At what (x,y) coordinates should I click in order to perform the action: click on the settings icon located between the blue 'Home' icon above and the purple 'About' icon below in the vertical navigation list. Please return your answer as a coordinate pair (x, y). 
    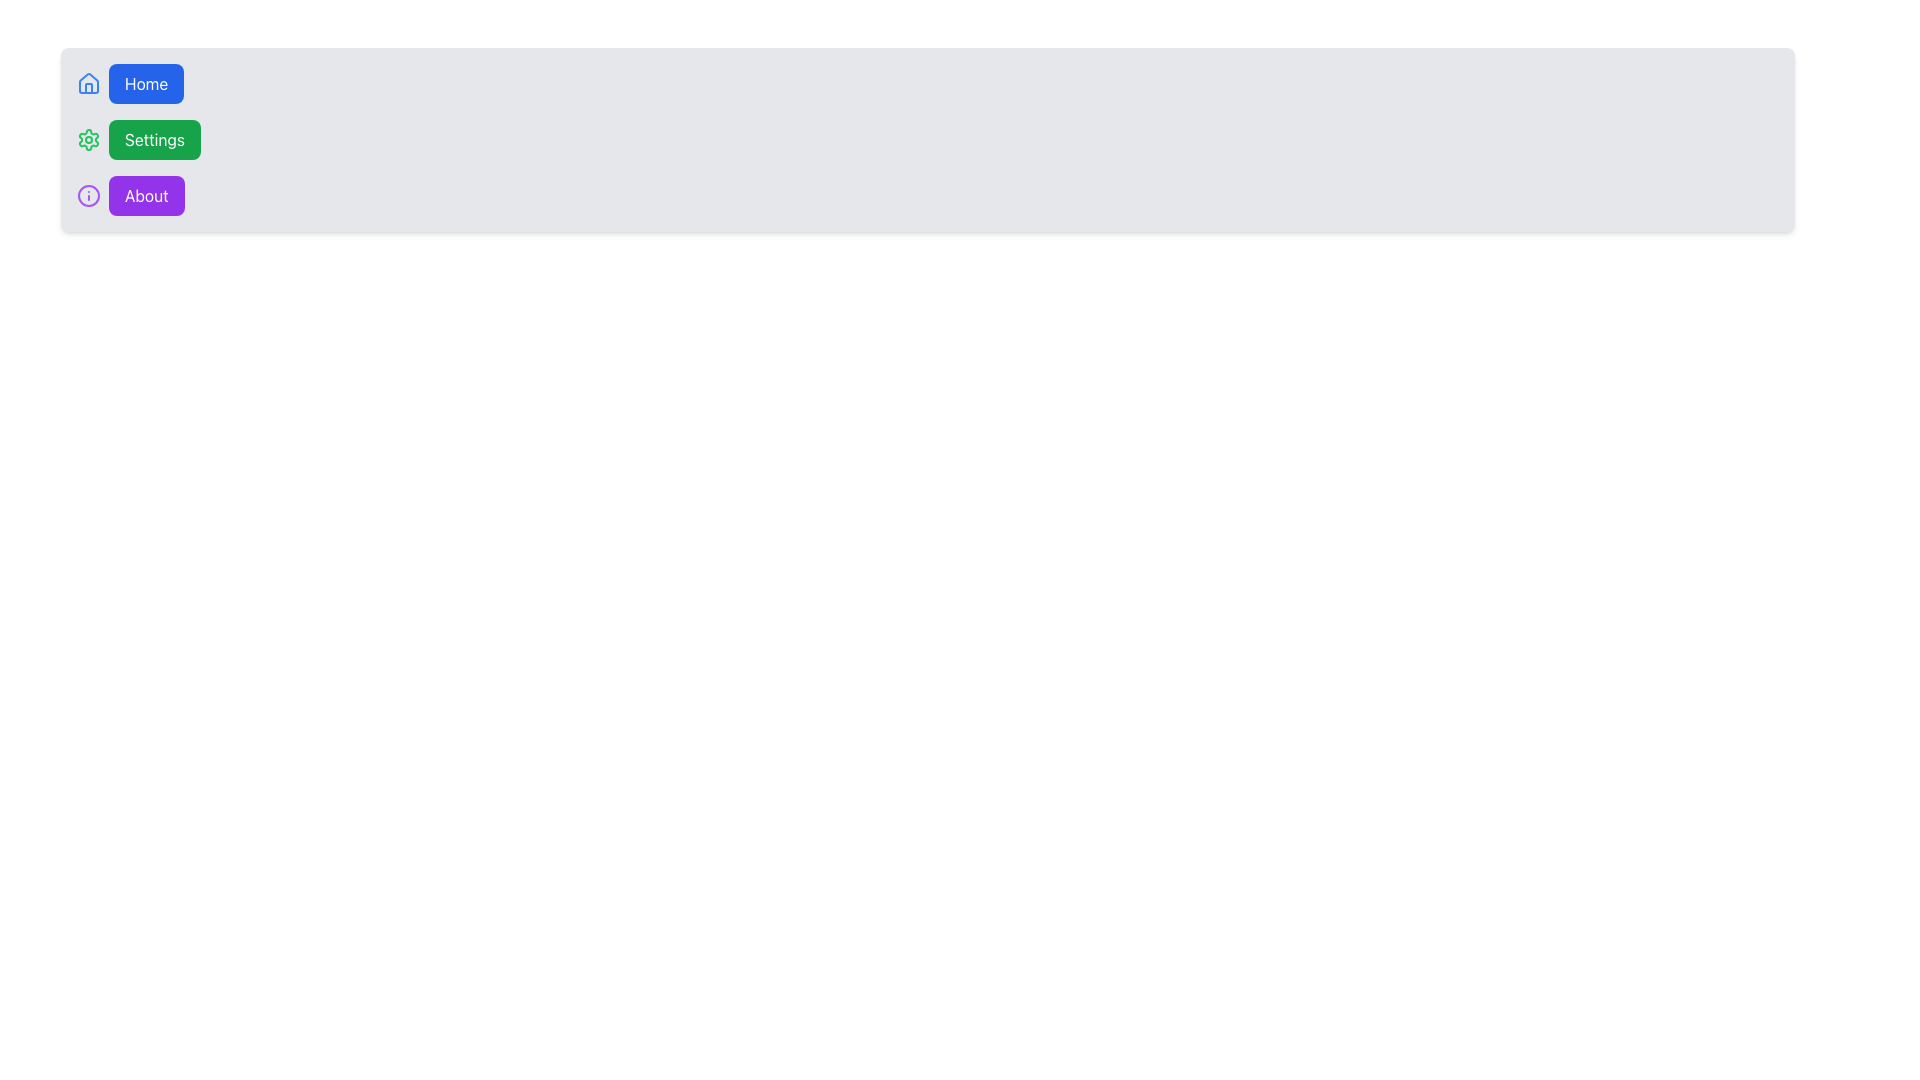
    Looking at the image, I should click on (88, 138).